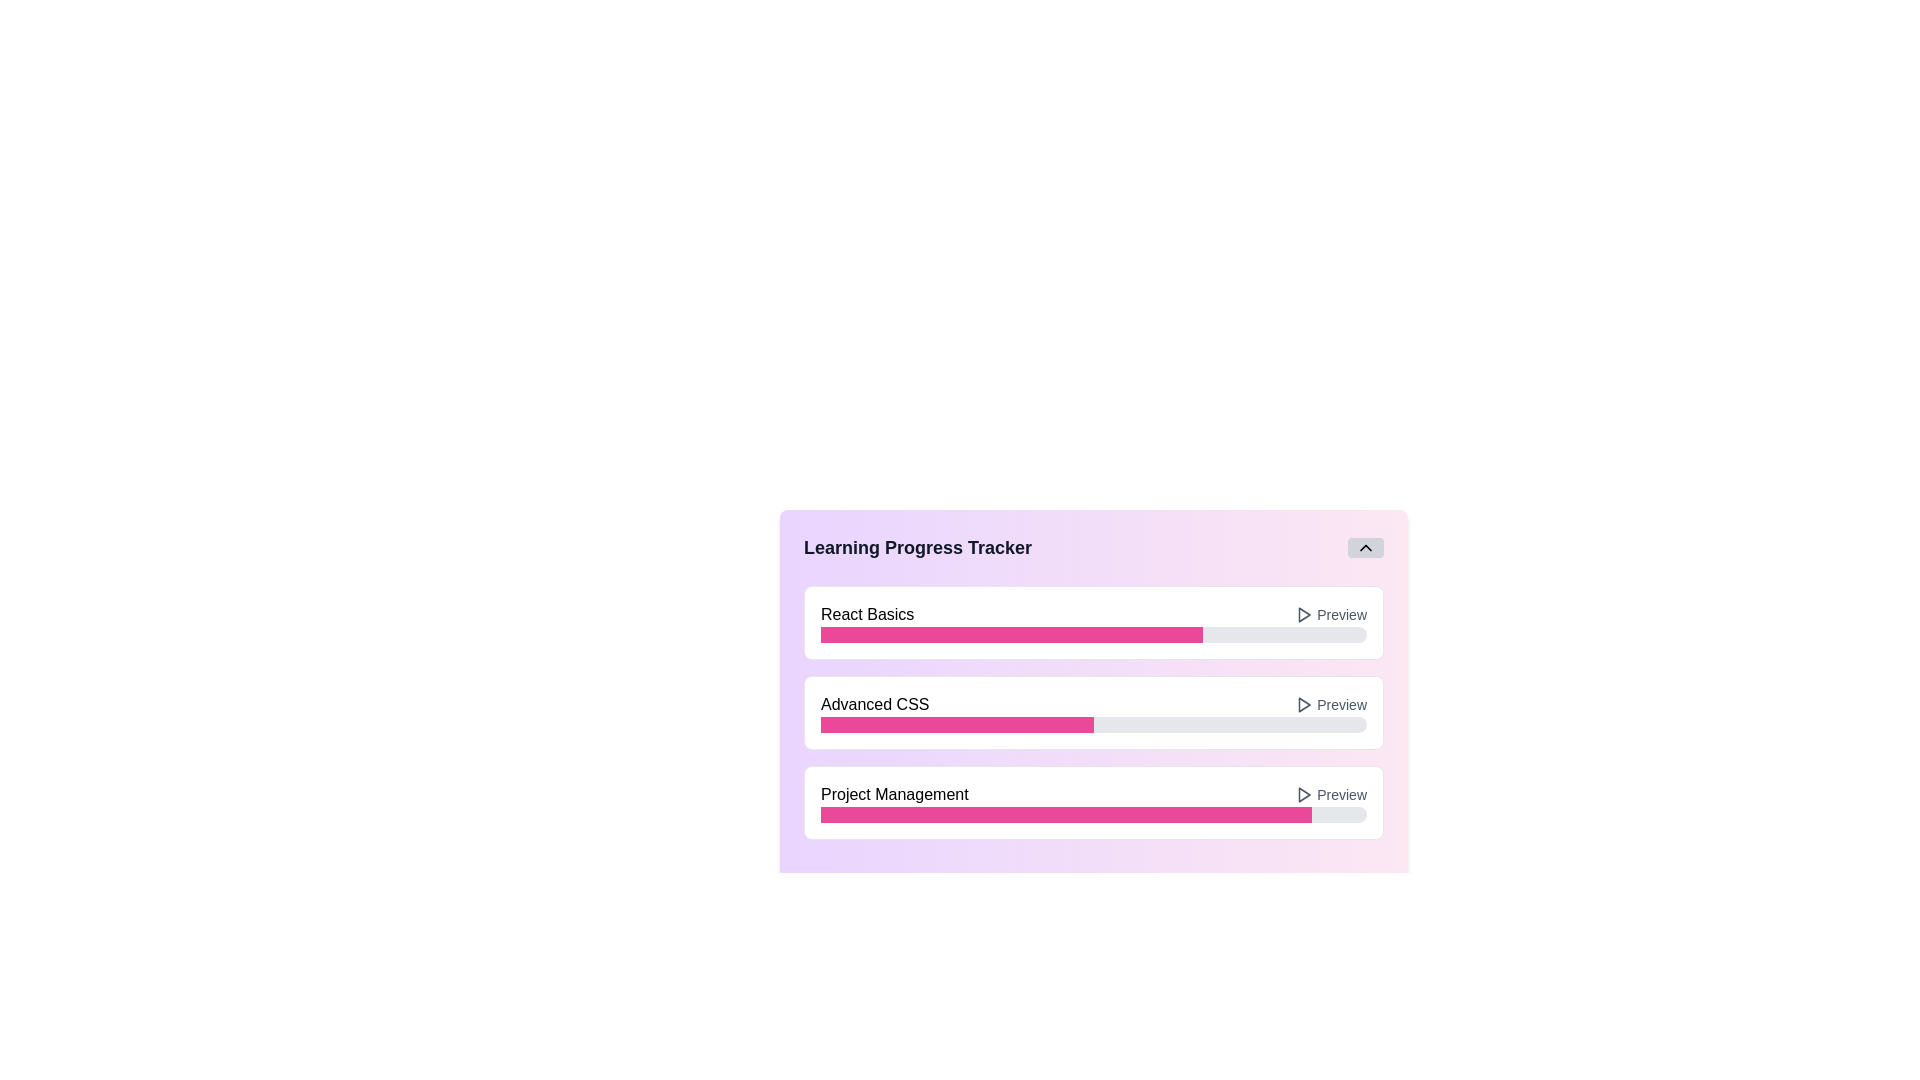  I want to click on the pink-filled progress bar segment representing 90% completion in the 'Project Management' section of the 'Learning Progress Tracker' card, so click(1065, 814).